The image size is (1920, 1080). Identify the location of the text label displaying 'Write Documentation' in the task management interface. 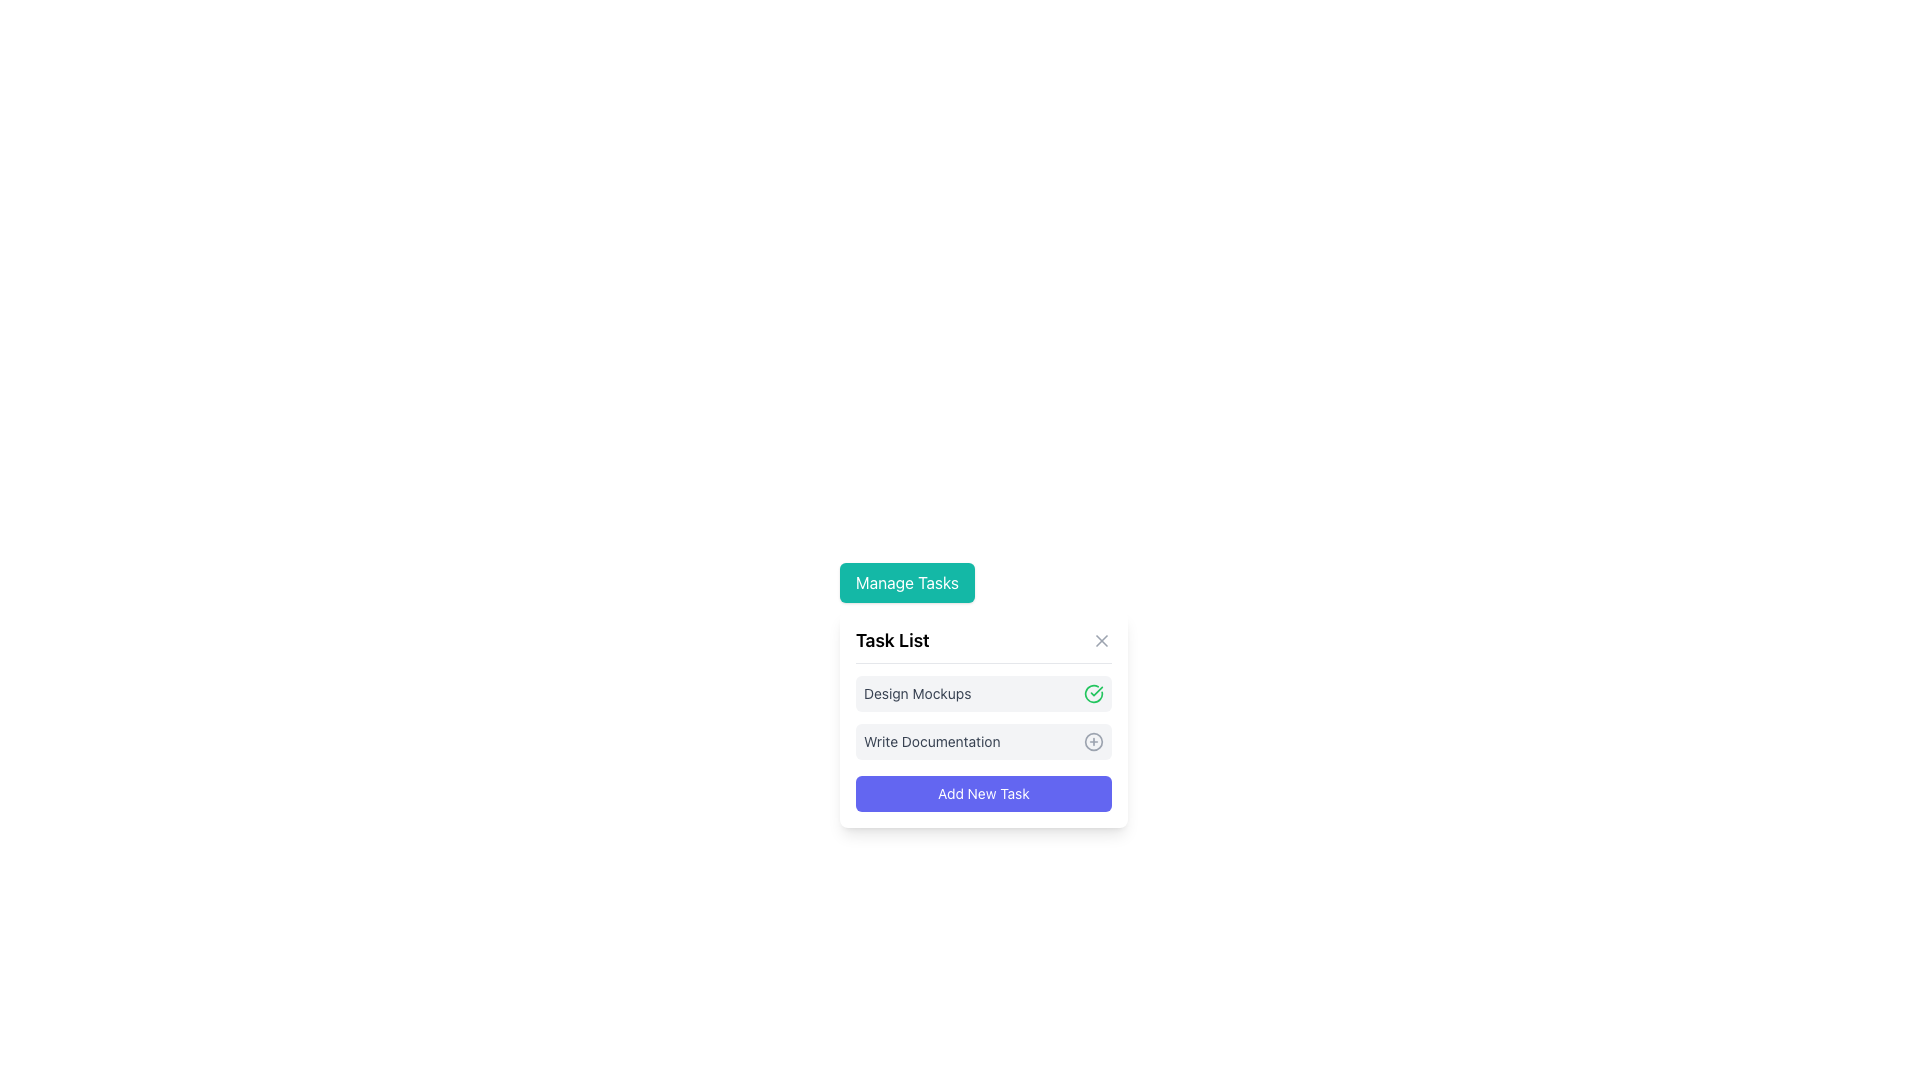
(931, 741).